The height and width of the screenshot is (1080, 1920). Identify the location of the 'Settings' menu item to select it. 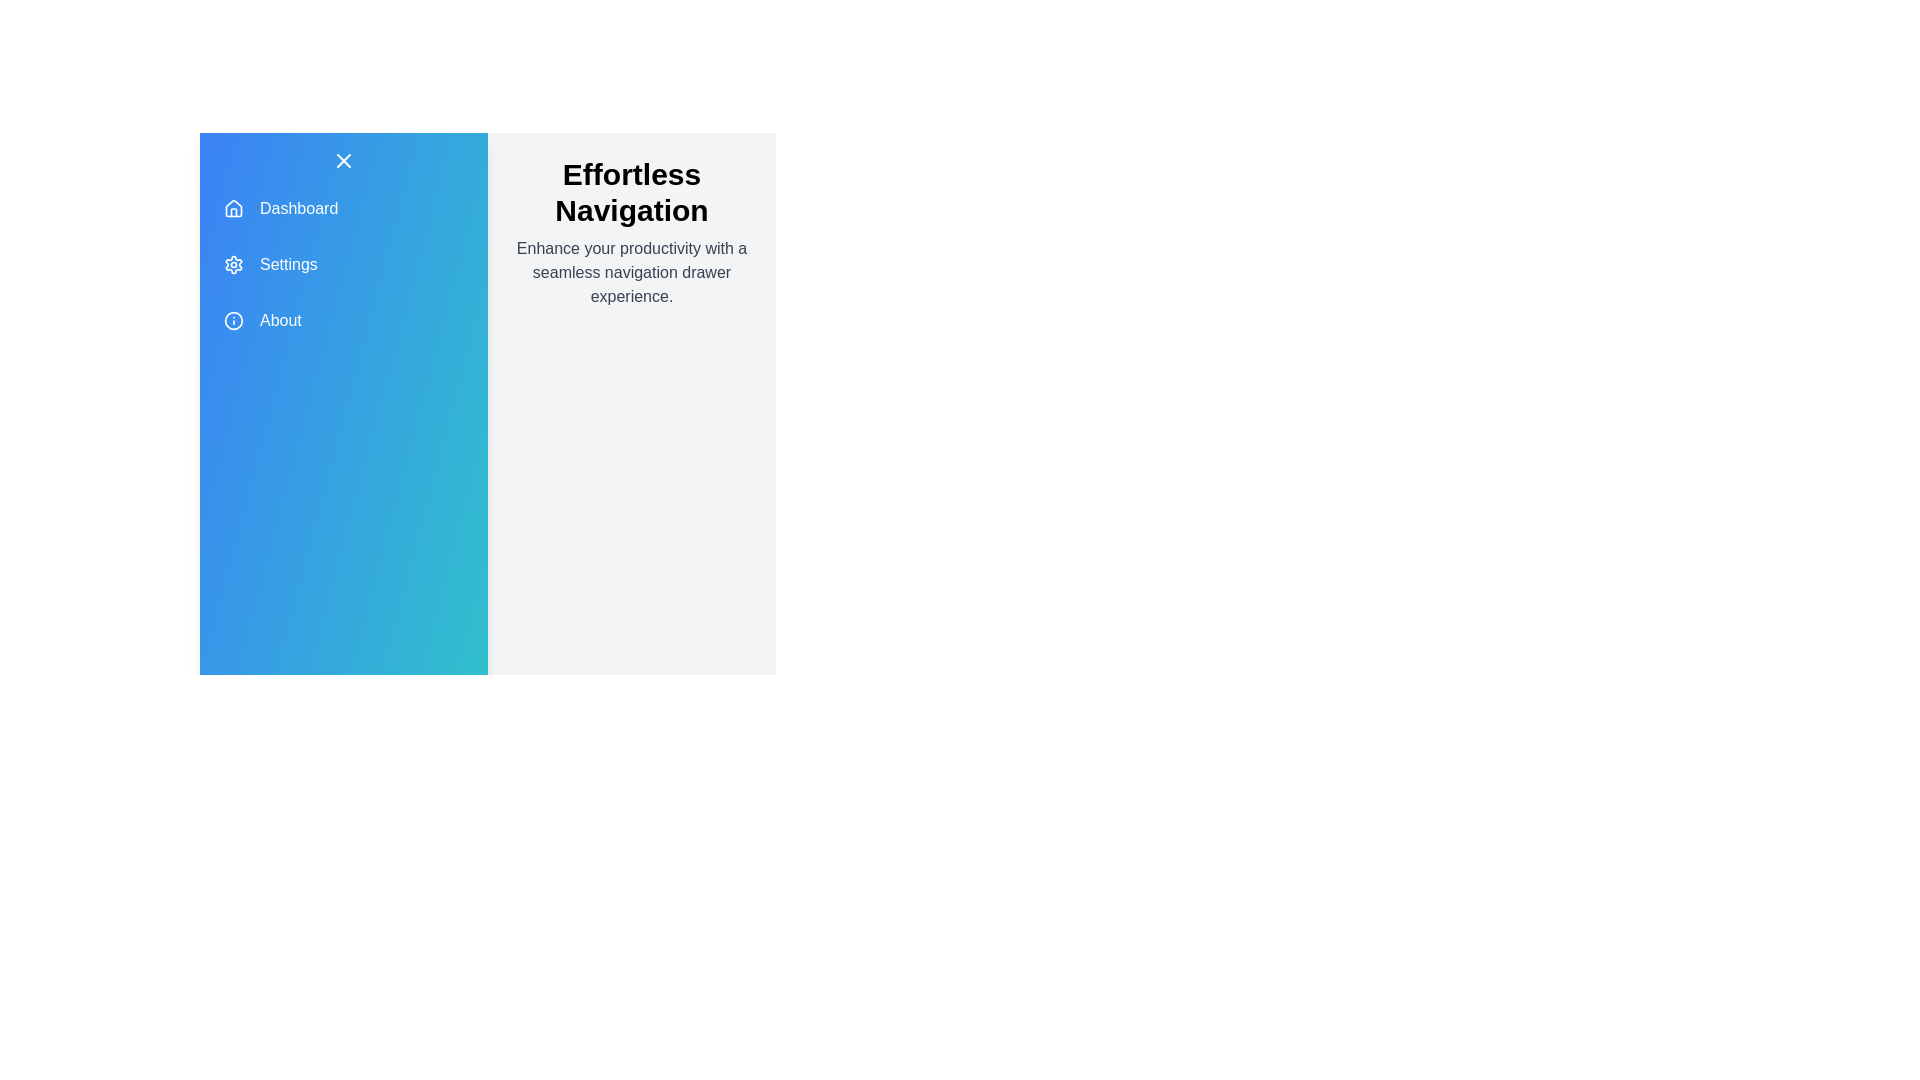
(344, 264).